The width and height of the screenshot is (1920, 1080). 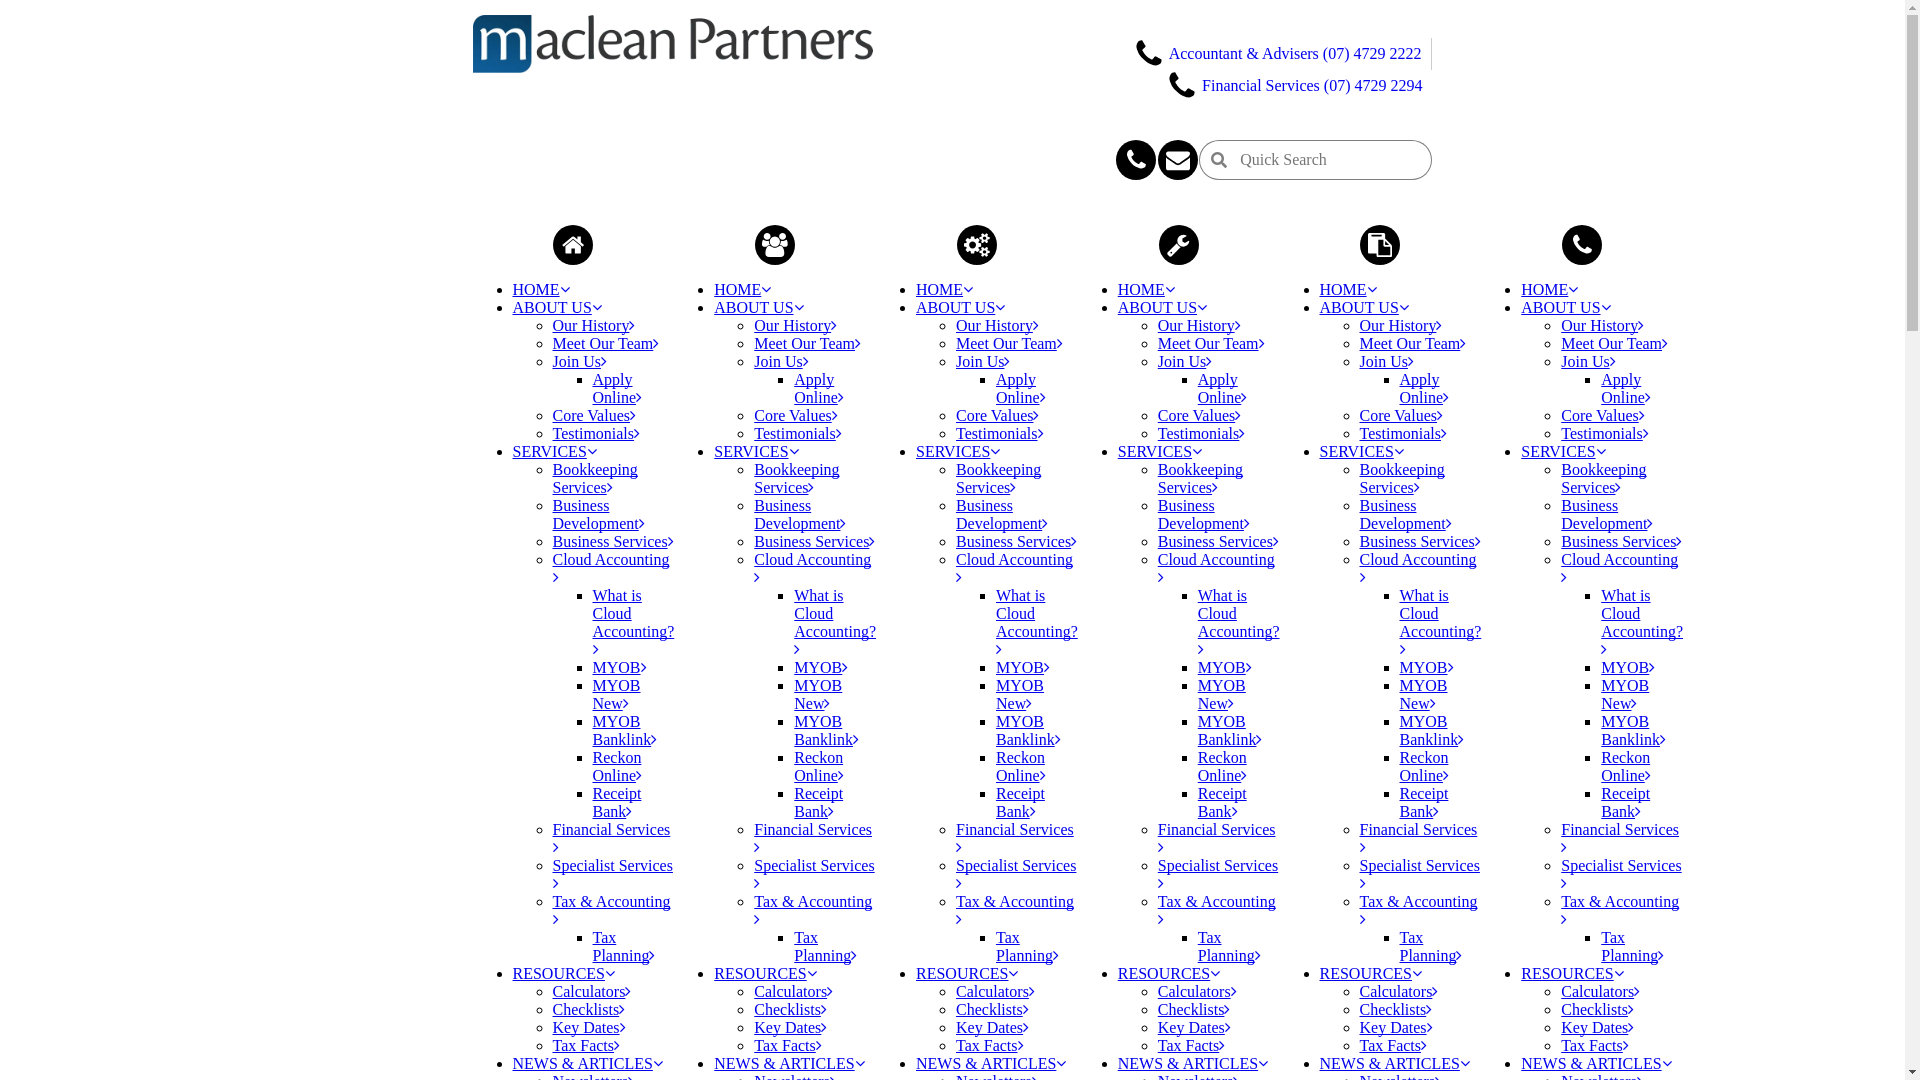 What do you see at coordinates (792, 621) in the screenshot?
I see `'What is Cloud Accounting?'` at bounding box center [792, 621].